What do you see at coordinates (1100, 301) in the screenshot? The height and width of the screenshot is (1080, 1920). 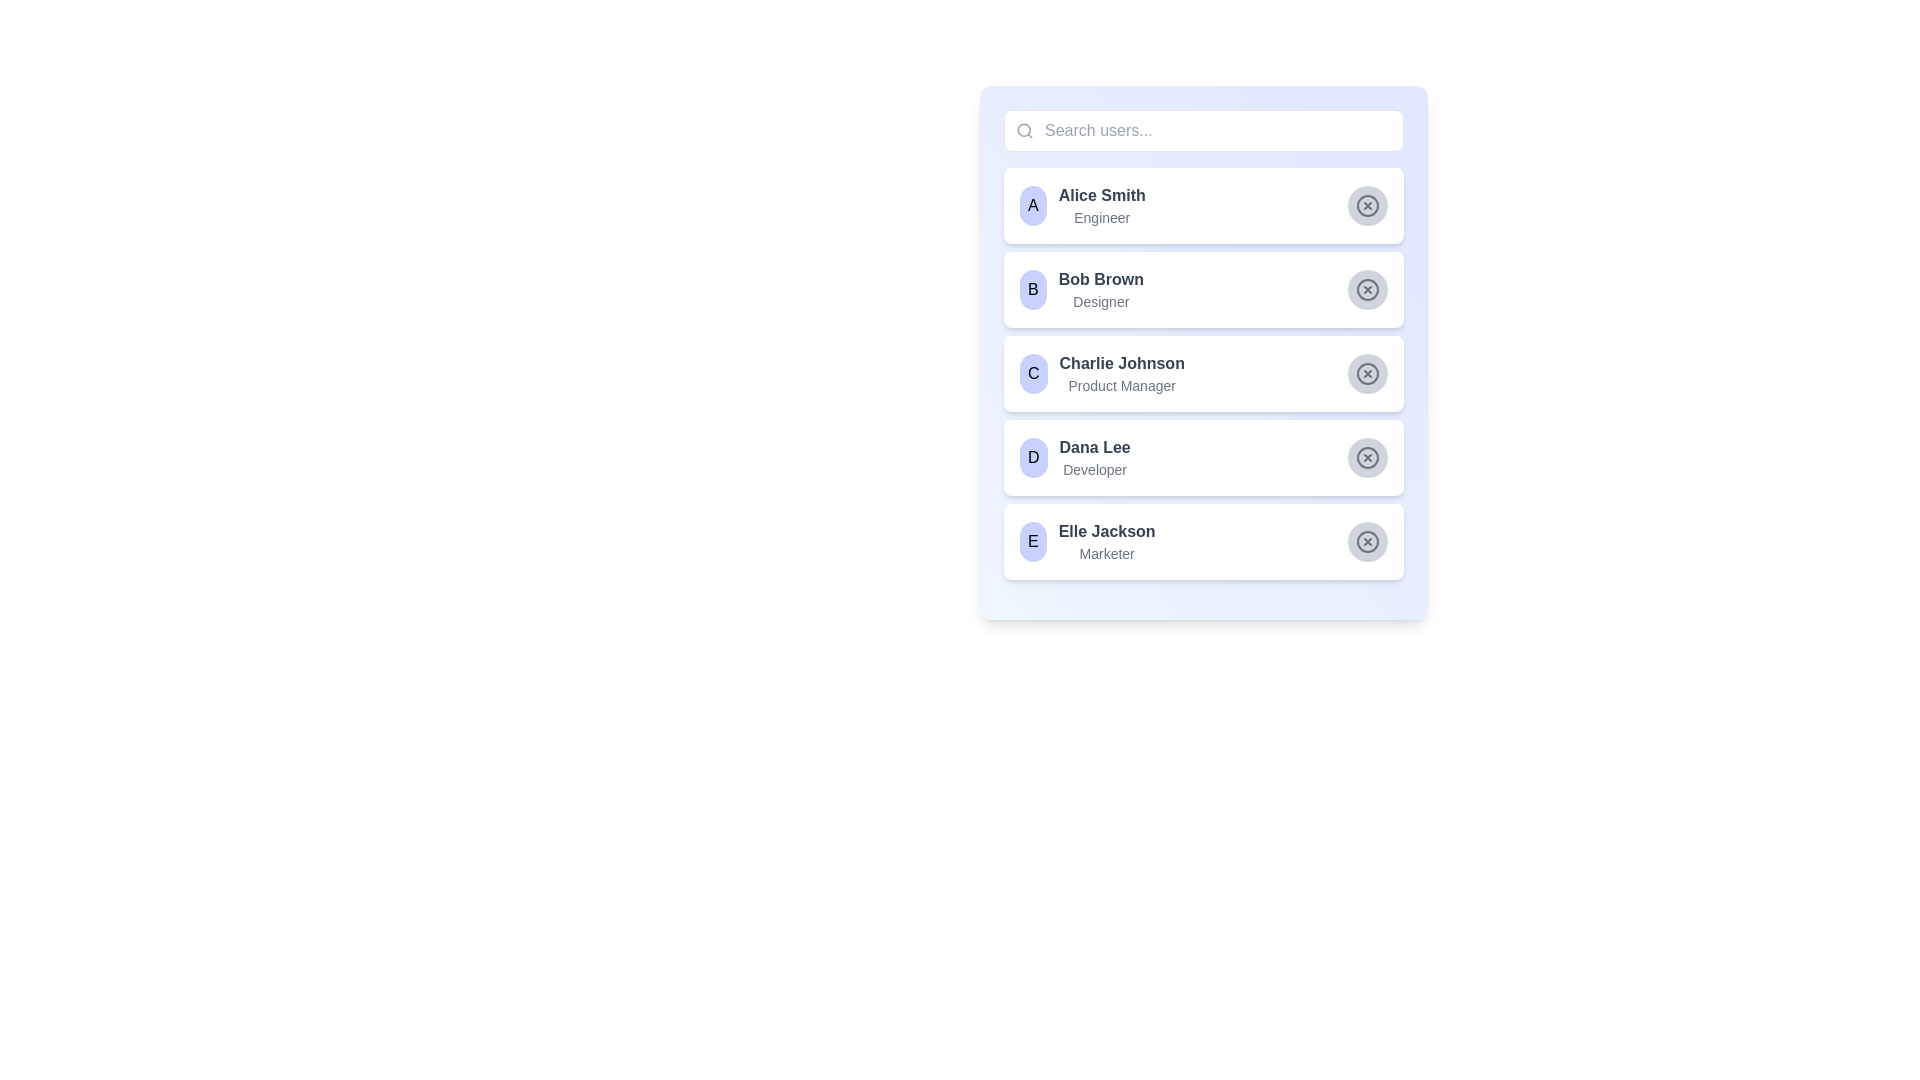 I see `the text content of the Text label indicating the profession or role of 'Bob Brown', located below the main name in the user card` at bounding box center [1100, 301].